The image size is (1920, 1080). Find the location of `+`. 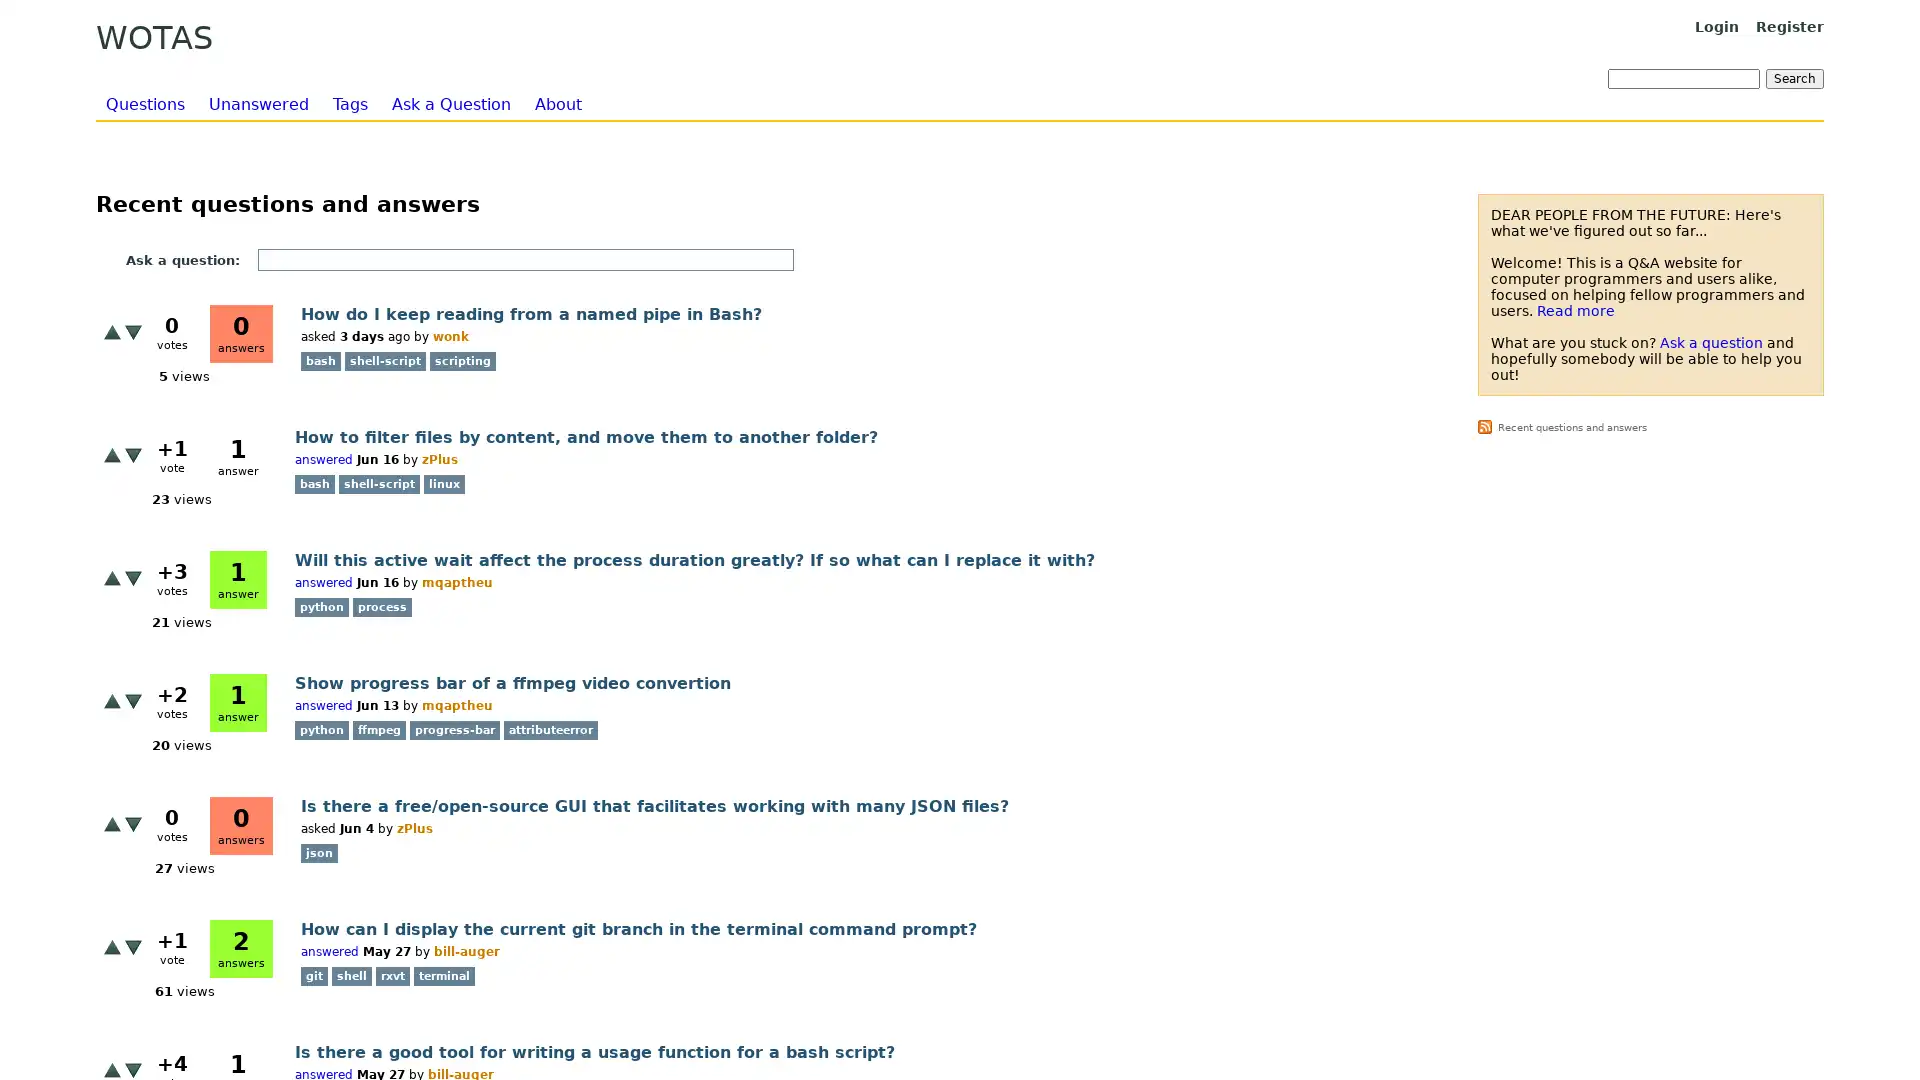

+ is located at coordinates (111, 946).